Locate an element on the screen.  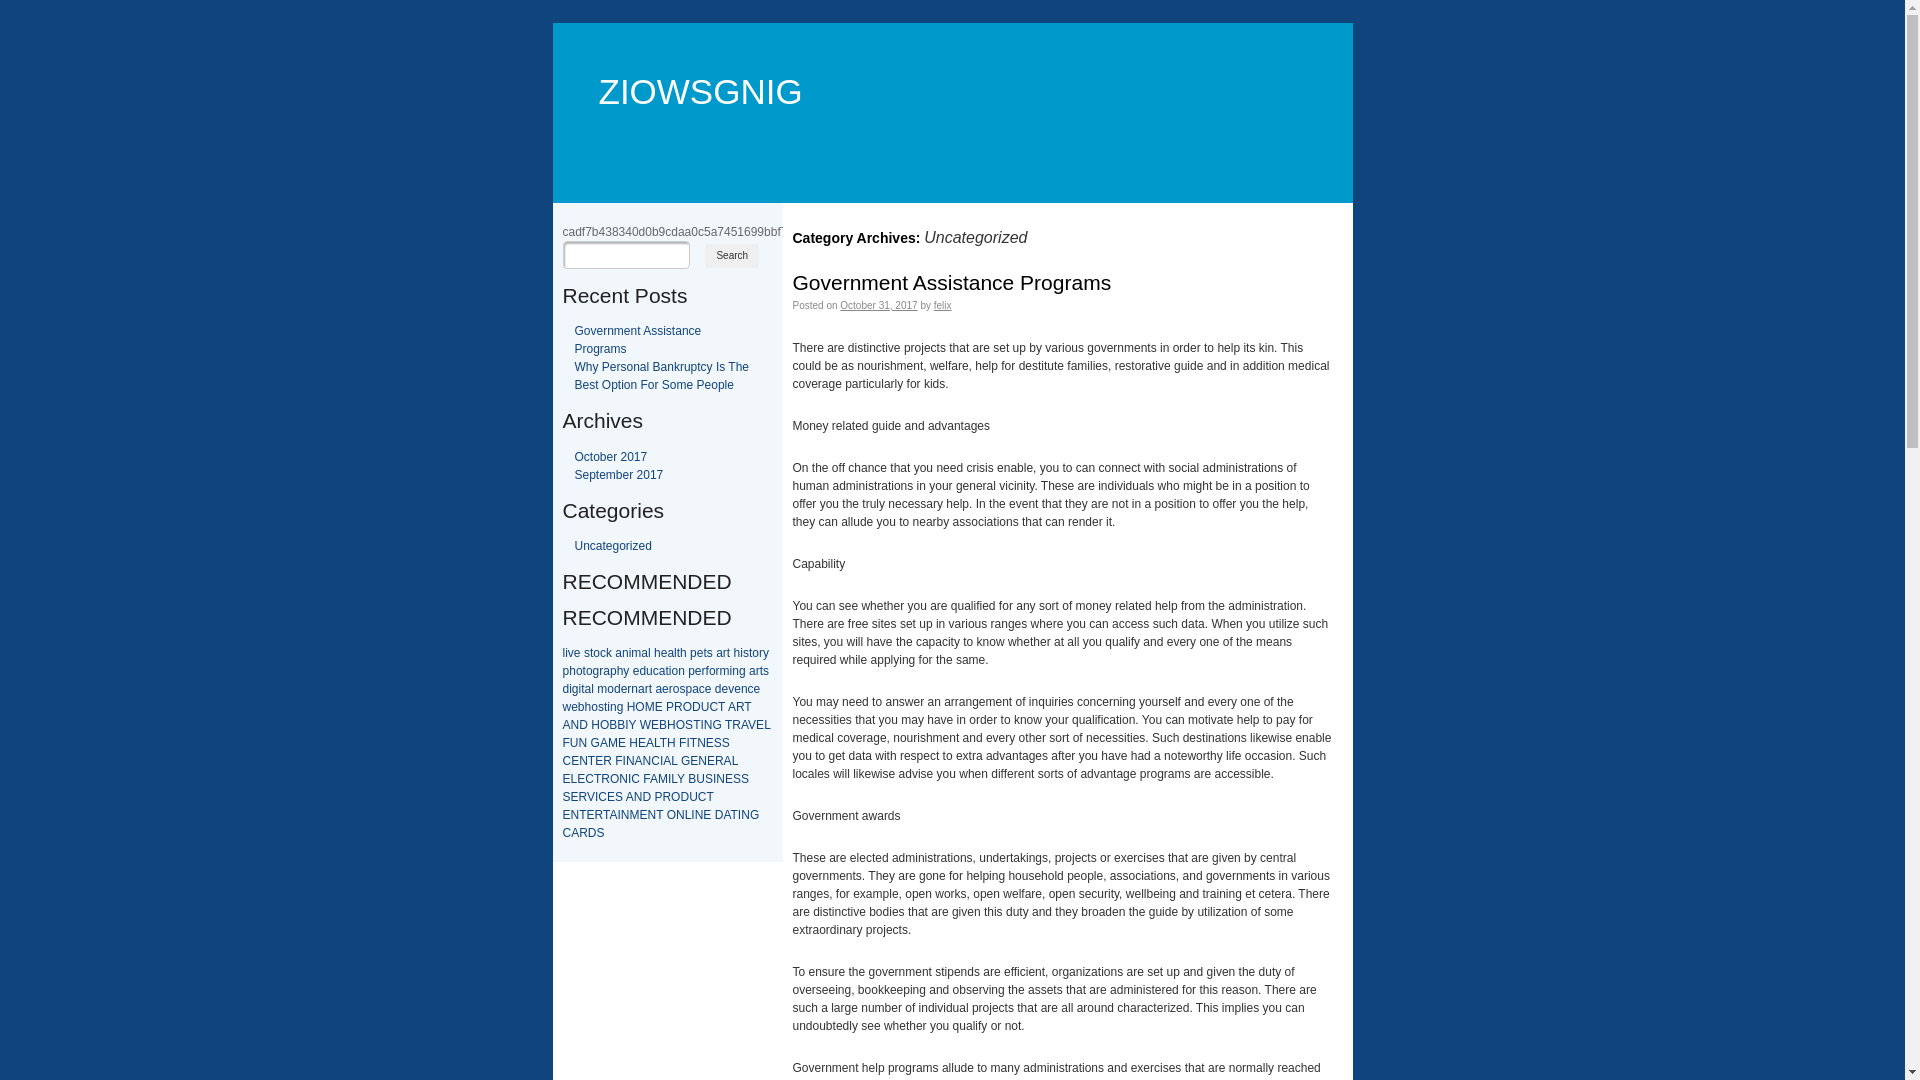
'I' is located at coordinates (738, 814).